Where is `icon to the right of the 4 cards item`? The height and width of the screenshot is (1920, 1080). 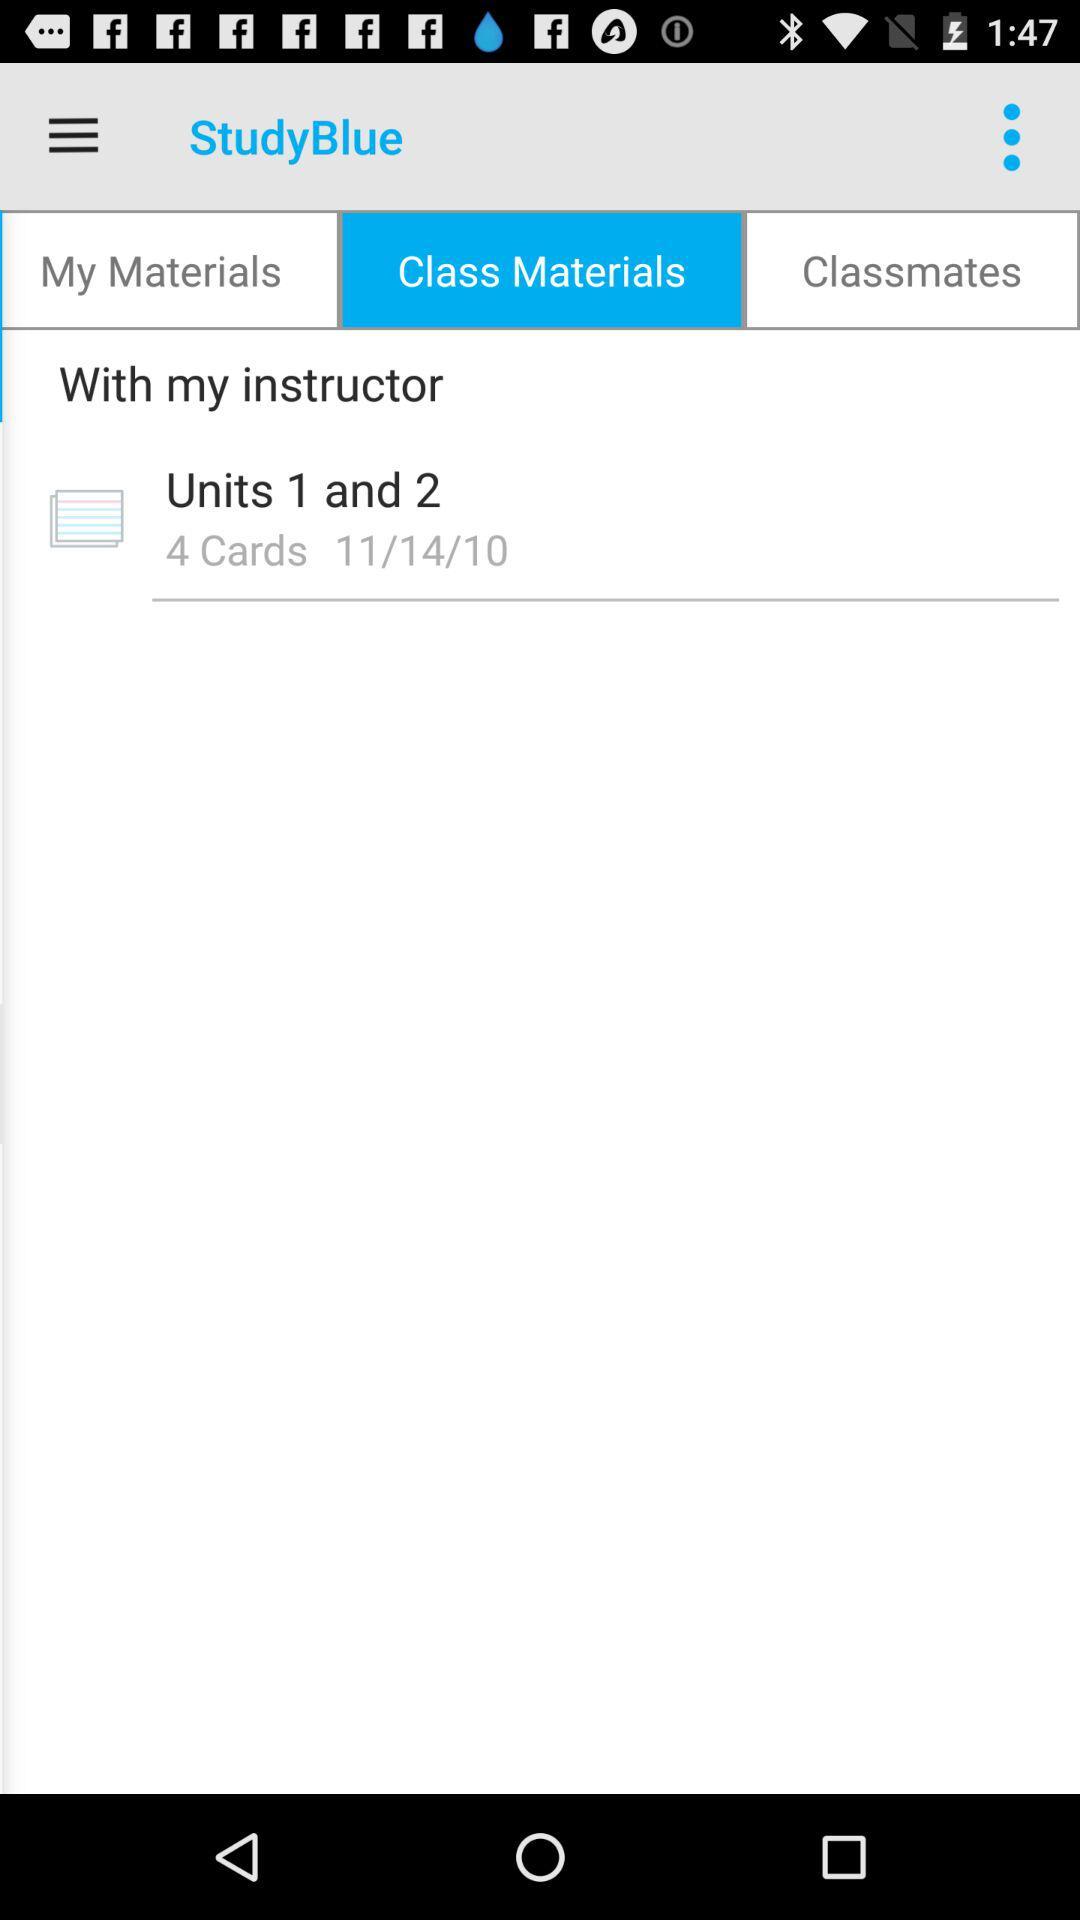 icon to the right of the 4 cards item is located at coordinates (427, 548).